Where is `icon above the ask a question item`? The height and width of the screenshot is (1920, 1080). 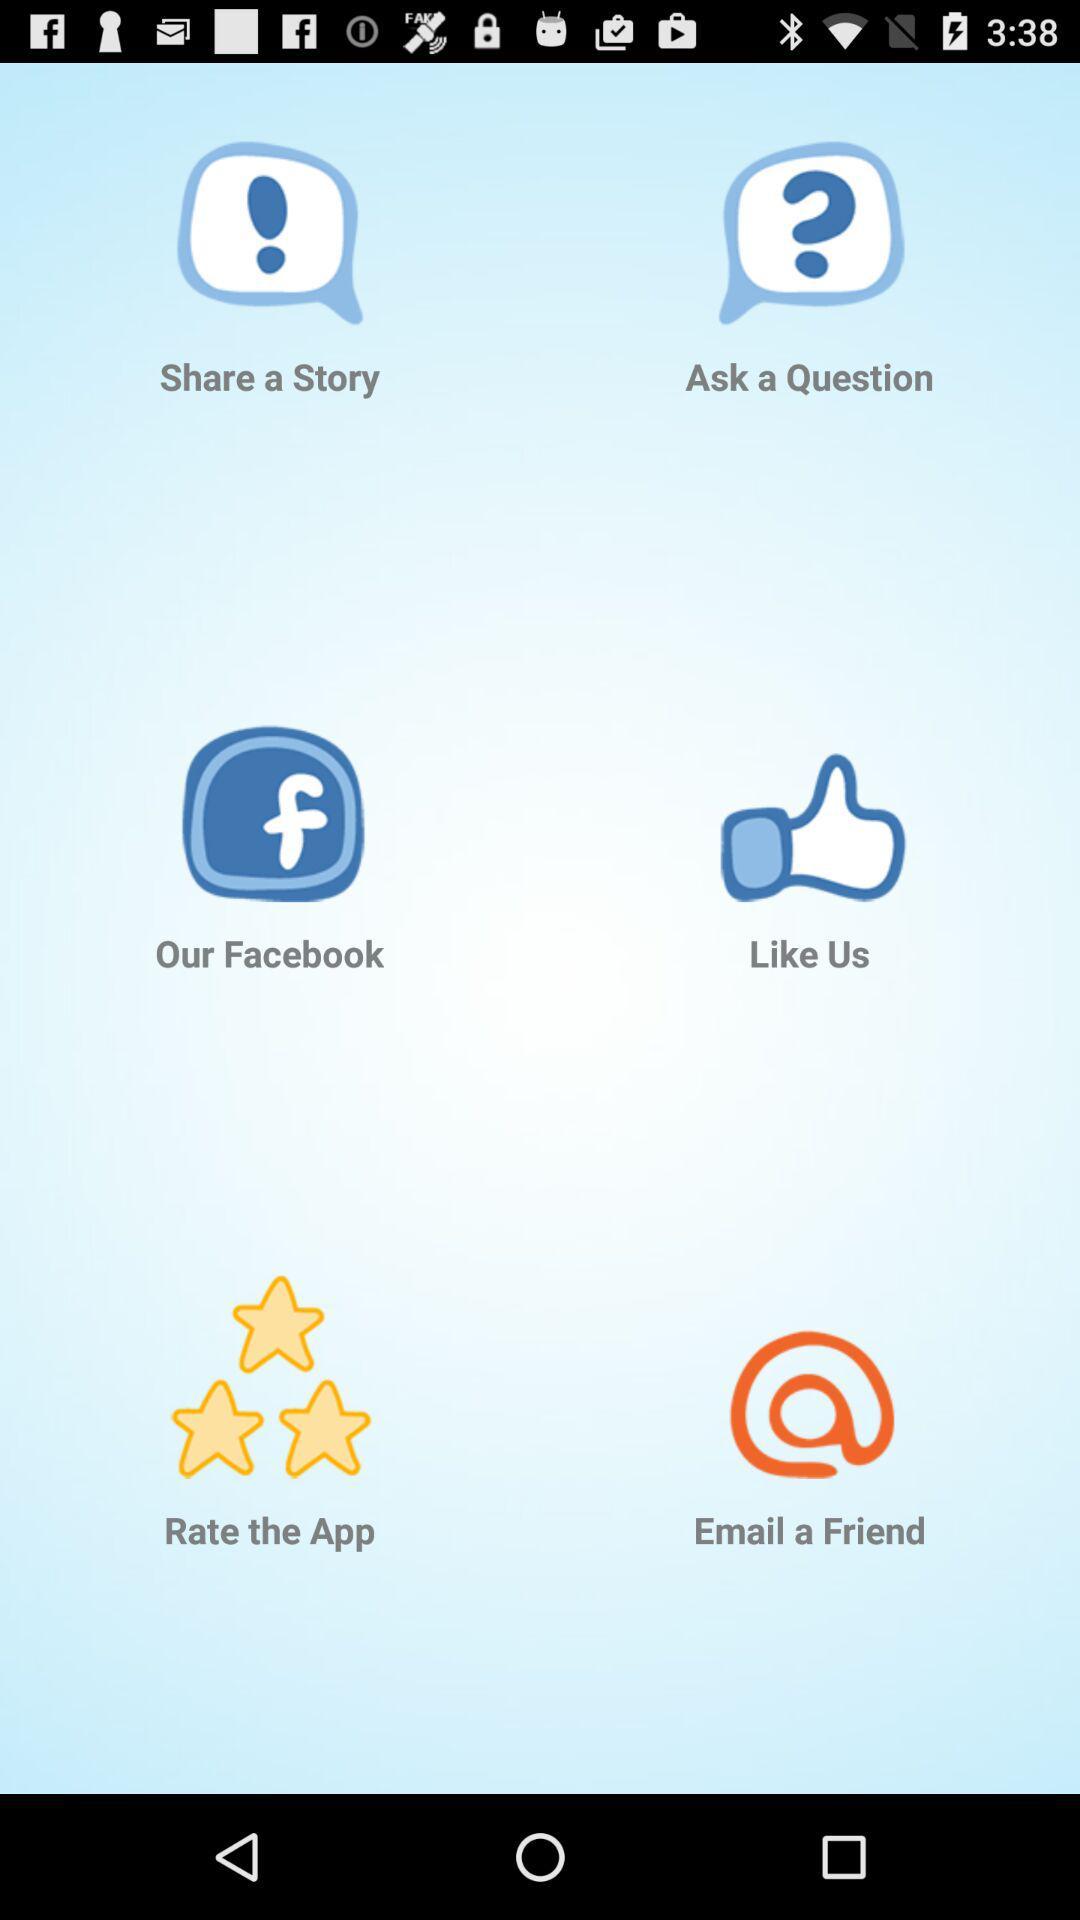
icon above the ask a question item is located at coordinates (810, 194).